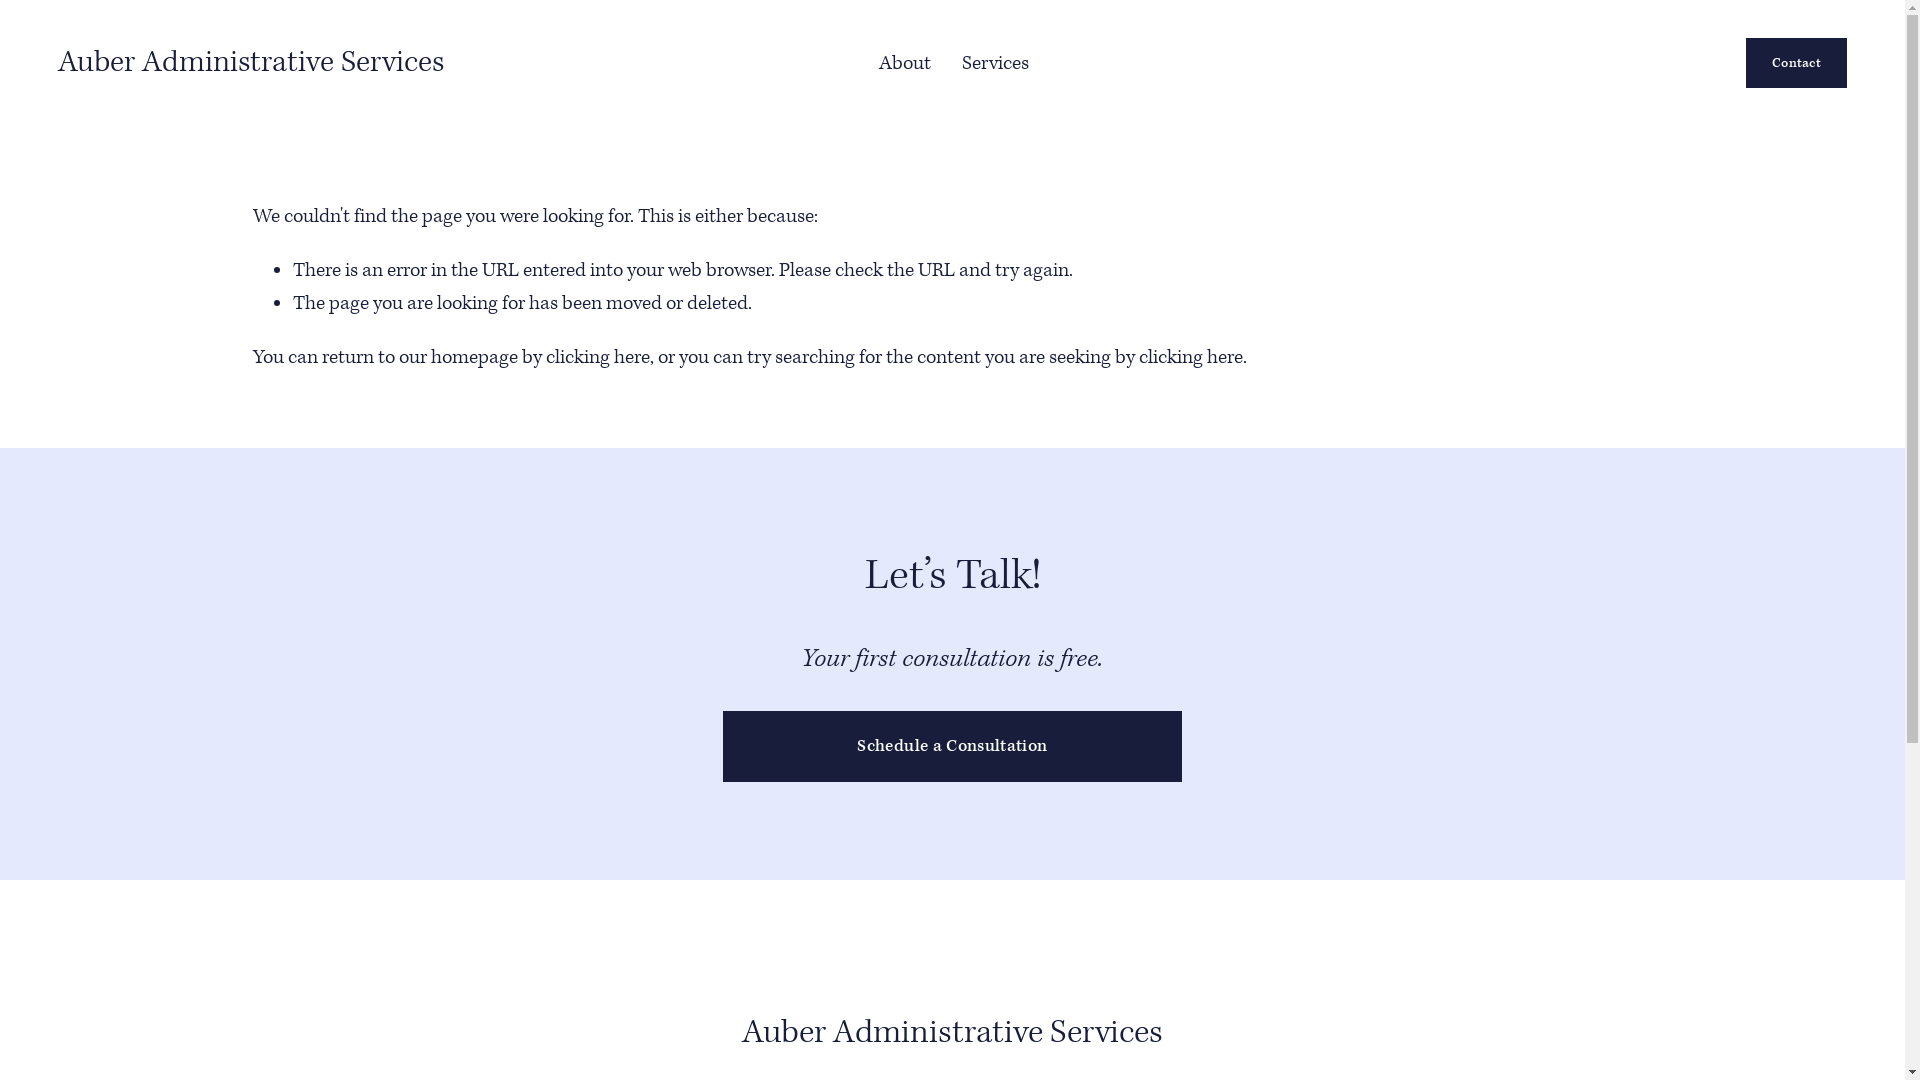  What do you see at coordinates (597, 356) in the screenshot?
I see `'clicking here'` at bounding box center [597, 356].